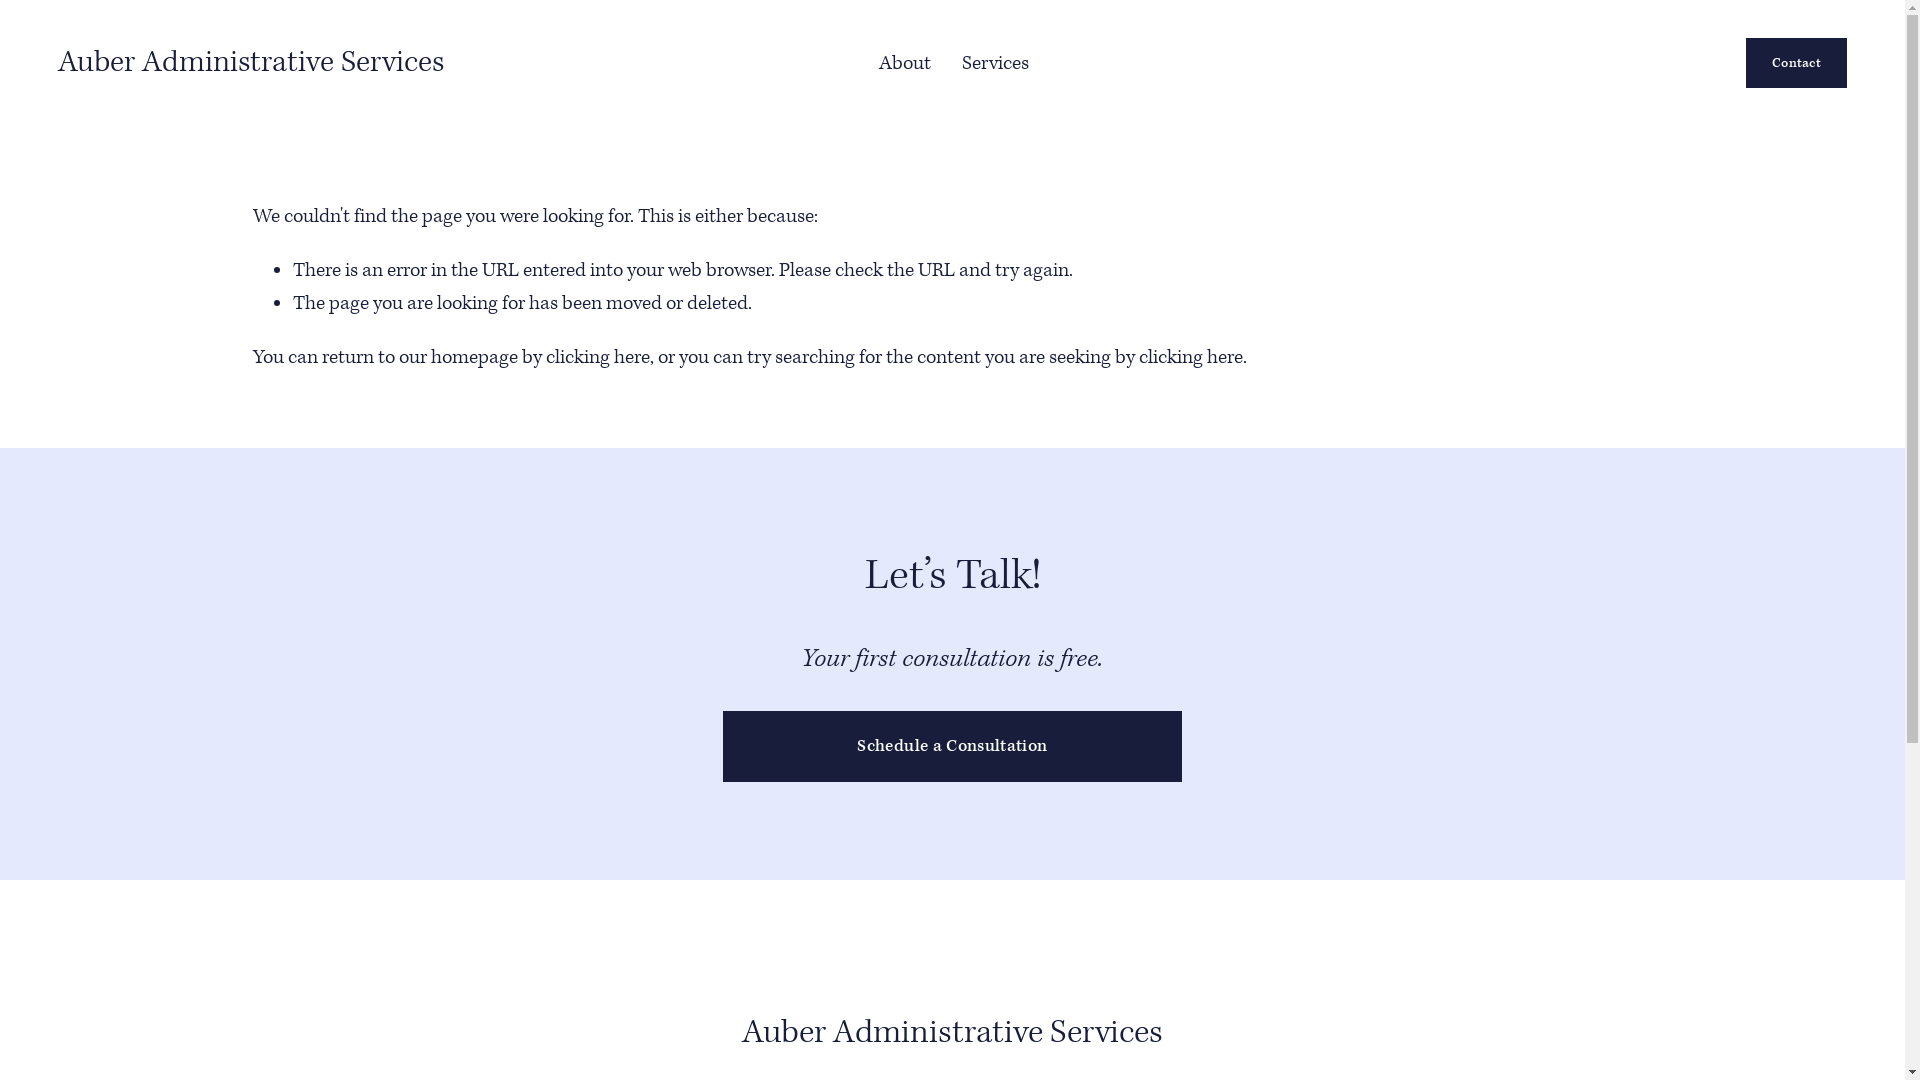  What do you see at coordinates (597, 356) in the screenshot?
I see `'clicking here'` at bounding box center [597, 356].